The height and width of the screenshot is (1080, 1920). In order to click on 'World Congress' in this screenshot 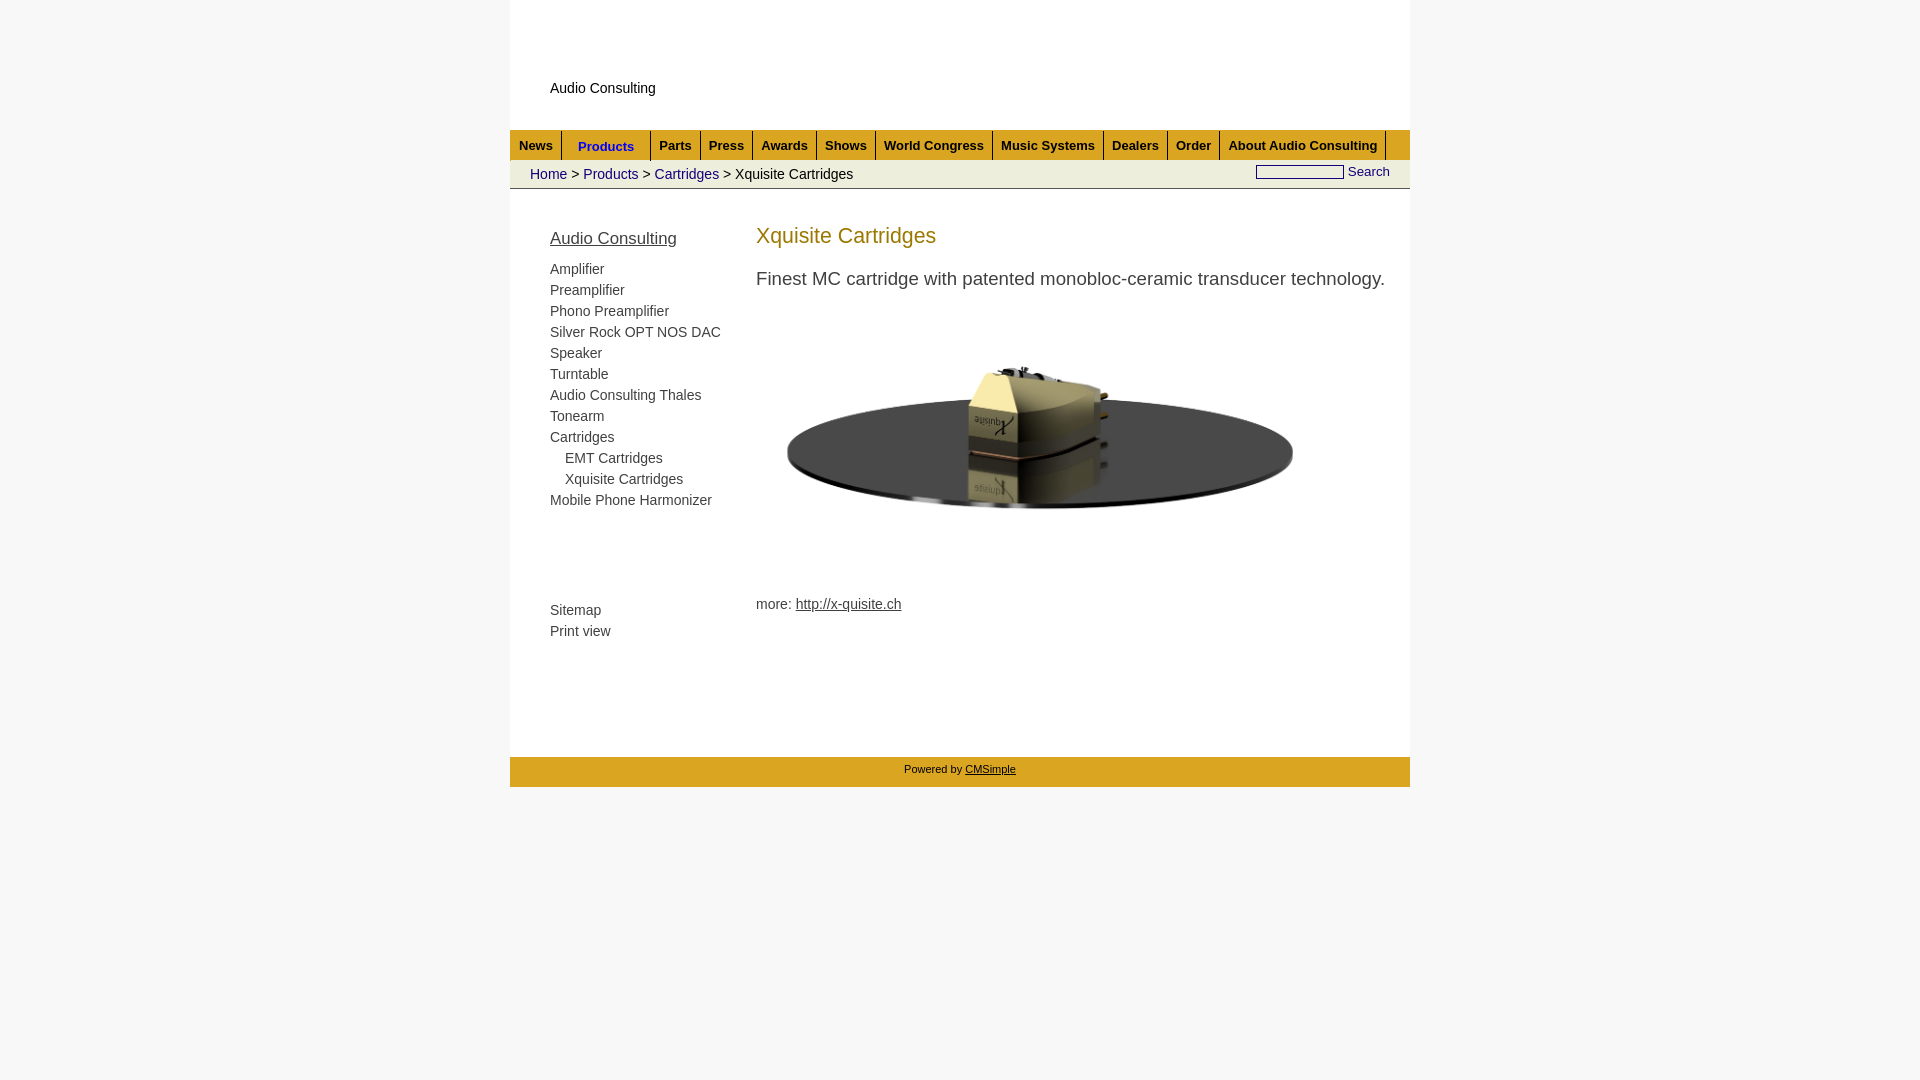, I will do `click(933, 144)`.